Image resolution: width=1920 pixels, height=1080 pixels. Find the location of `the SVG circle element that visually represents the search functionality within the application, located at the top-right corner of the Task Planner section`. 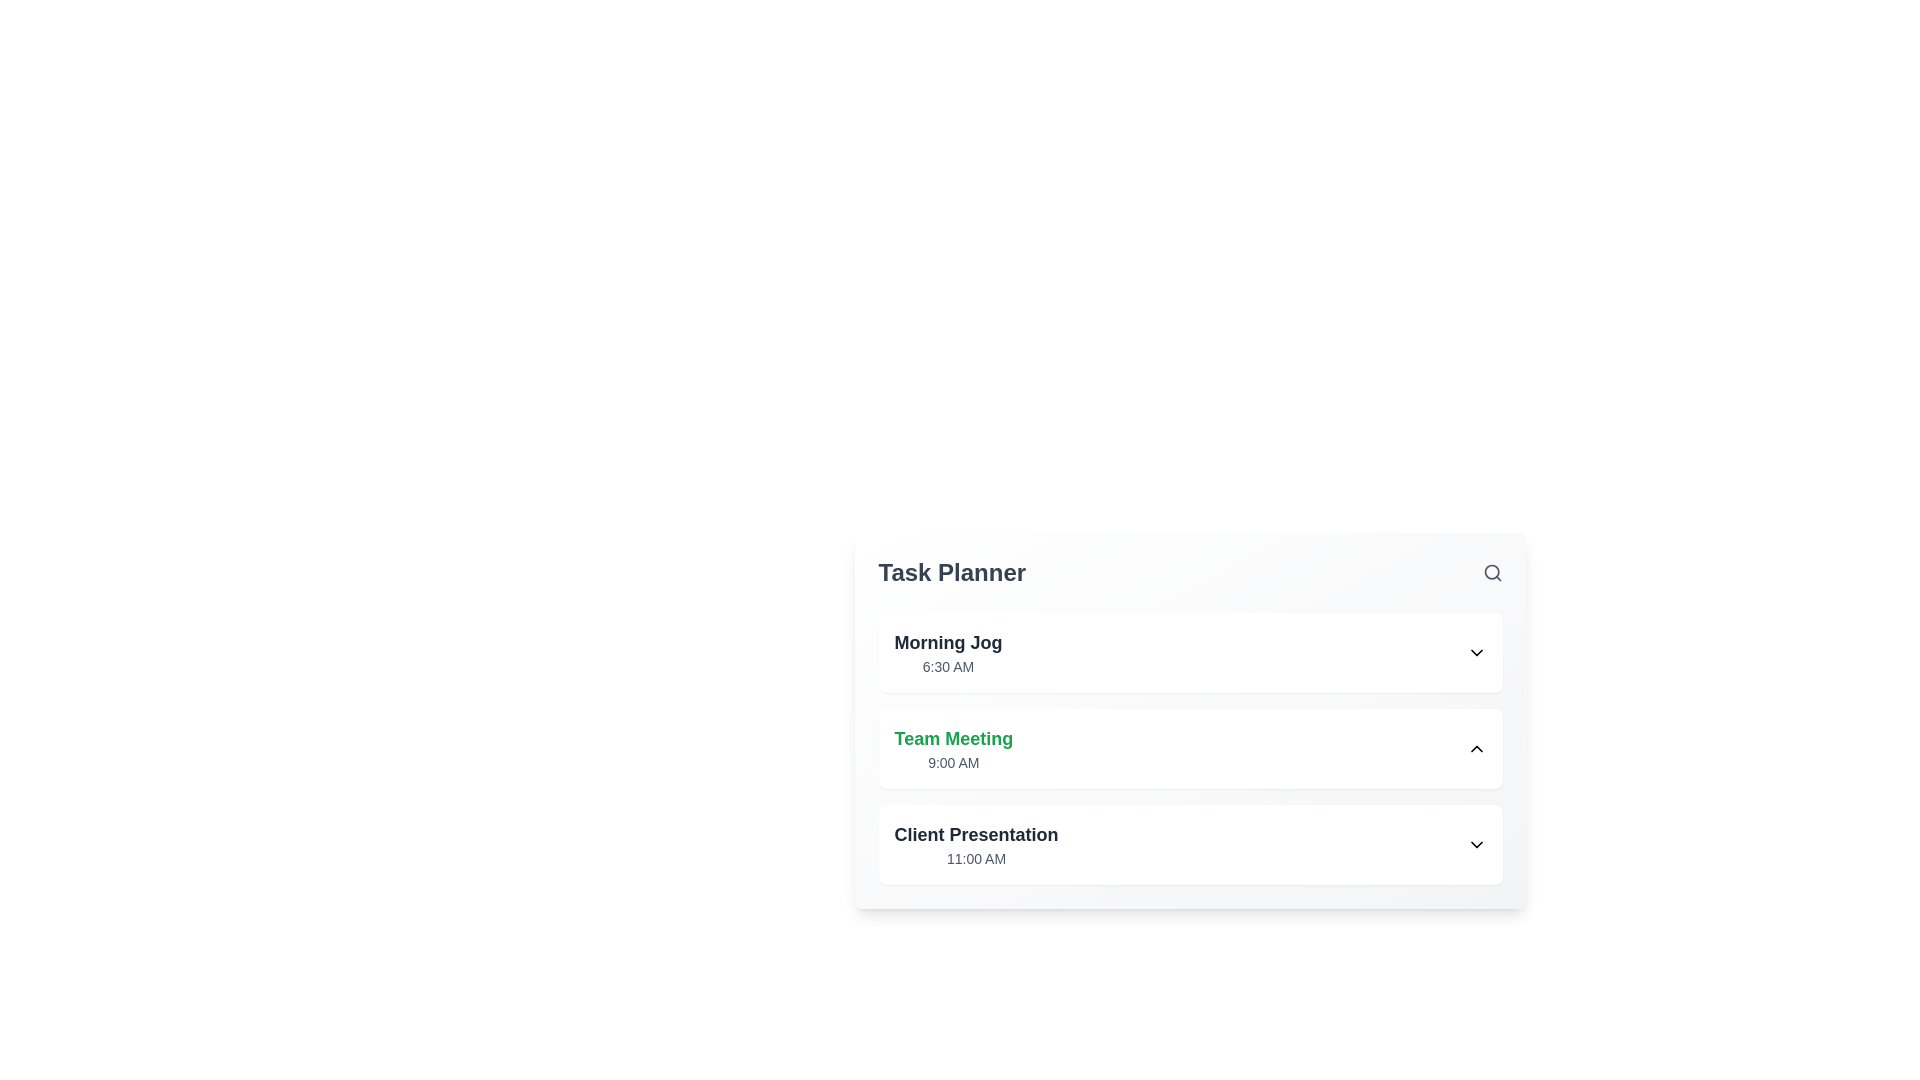

the SVG circle element that visually represents the search functionality within the application, located at the top-right corner of the Task Planner section is located at coordinates (1491, 572).